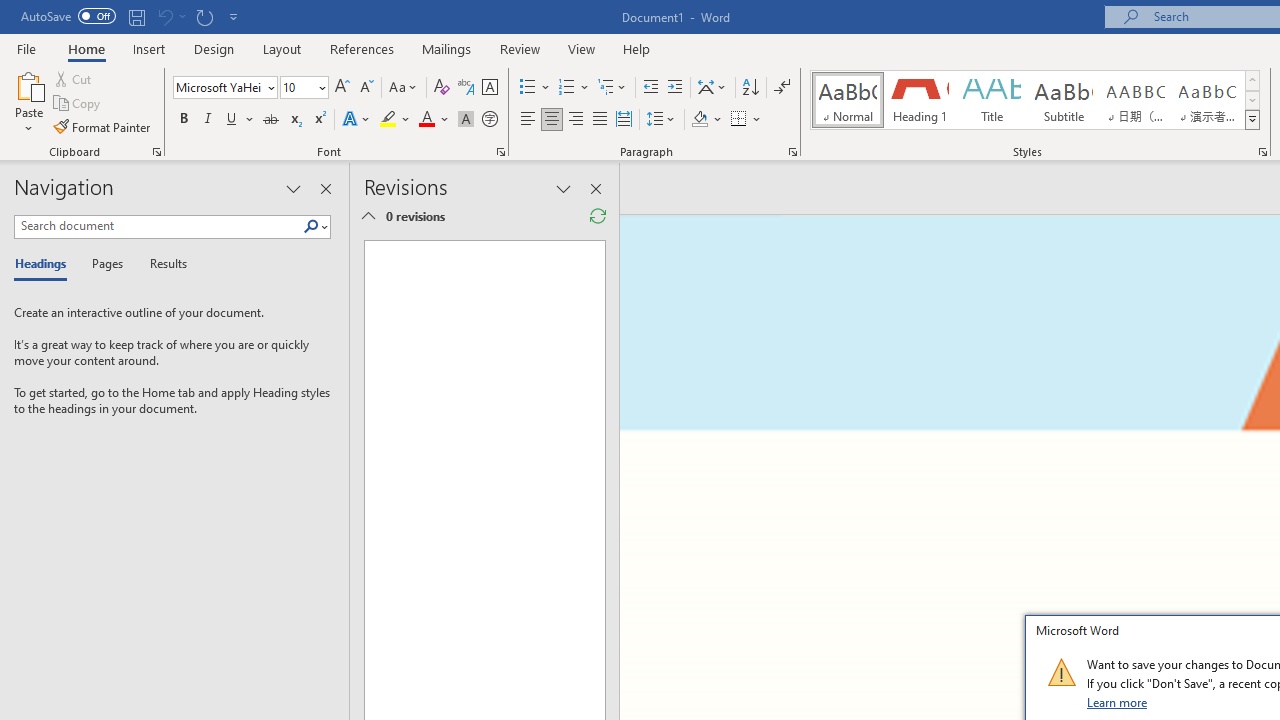 The width and height of the screenshot is (1280, 720). I want to click on 'Font...', so click(501, 150).